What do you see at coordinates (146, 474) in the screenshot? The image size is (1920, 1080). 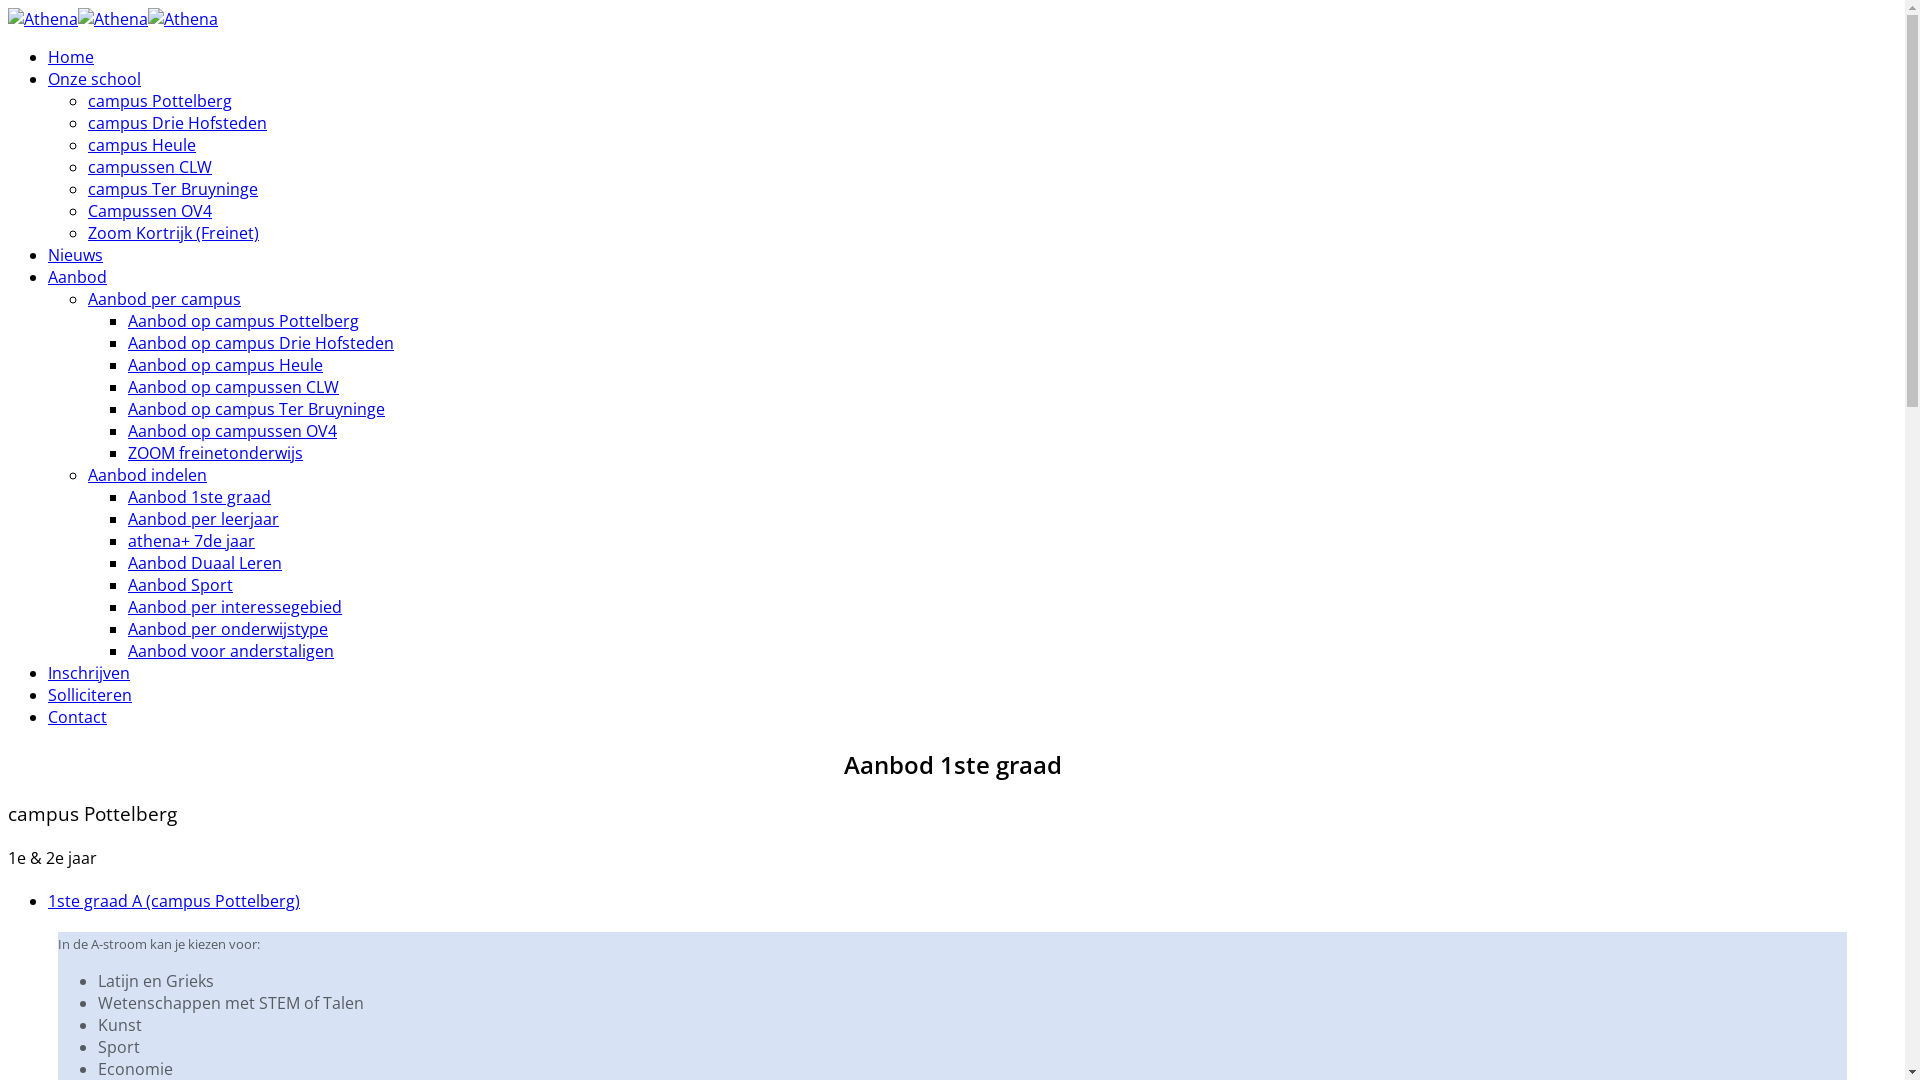 I see `'Aanbod indelen'` at bounding box center [146, 474].